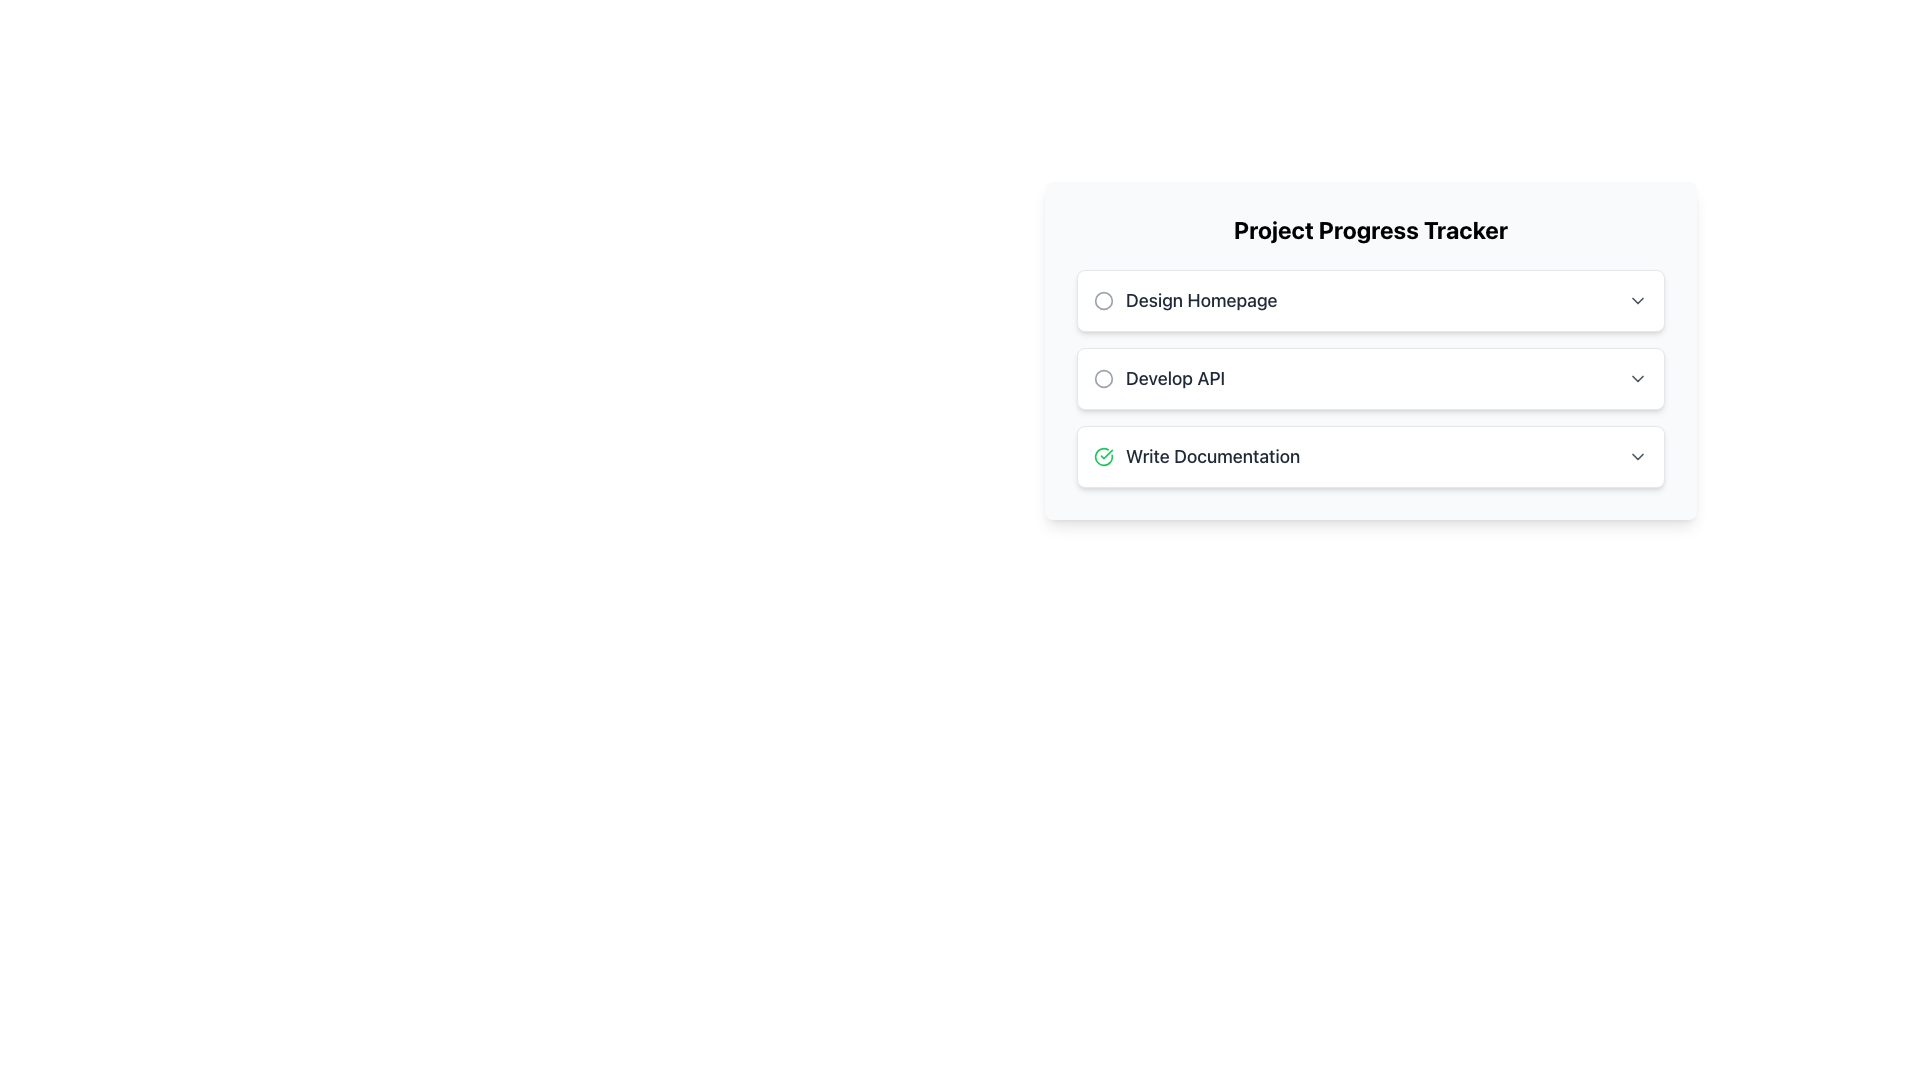 Image resolution: width=1920 pixels, height=1080 pixels. What do you see at coordinates (1370, 456) in the screenshot?
I see `the dropdown arrow of the third Task card in the 'Project Progress Tracker'` at bounding box center [1370, 456].